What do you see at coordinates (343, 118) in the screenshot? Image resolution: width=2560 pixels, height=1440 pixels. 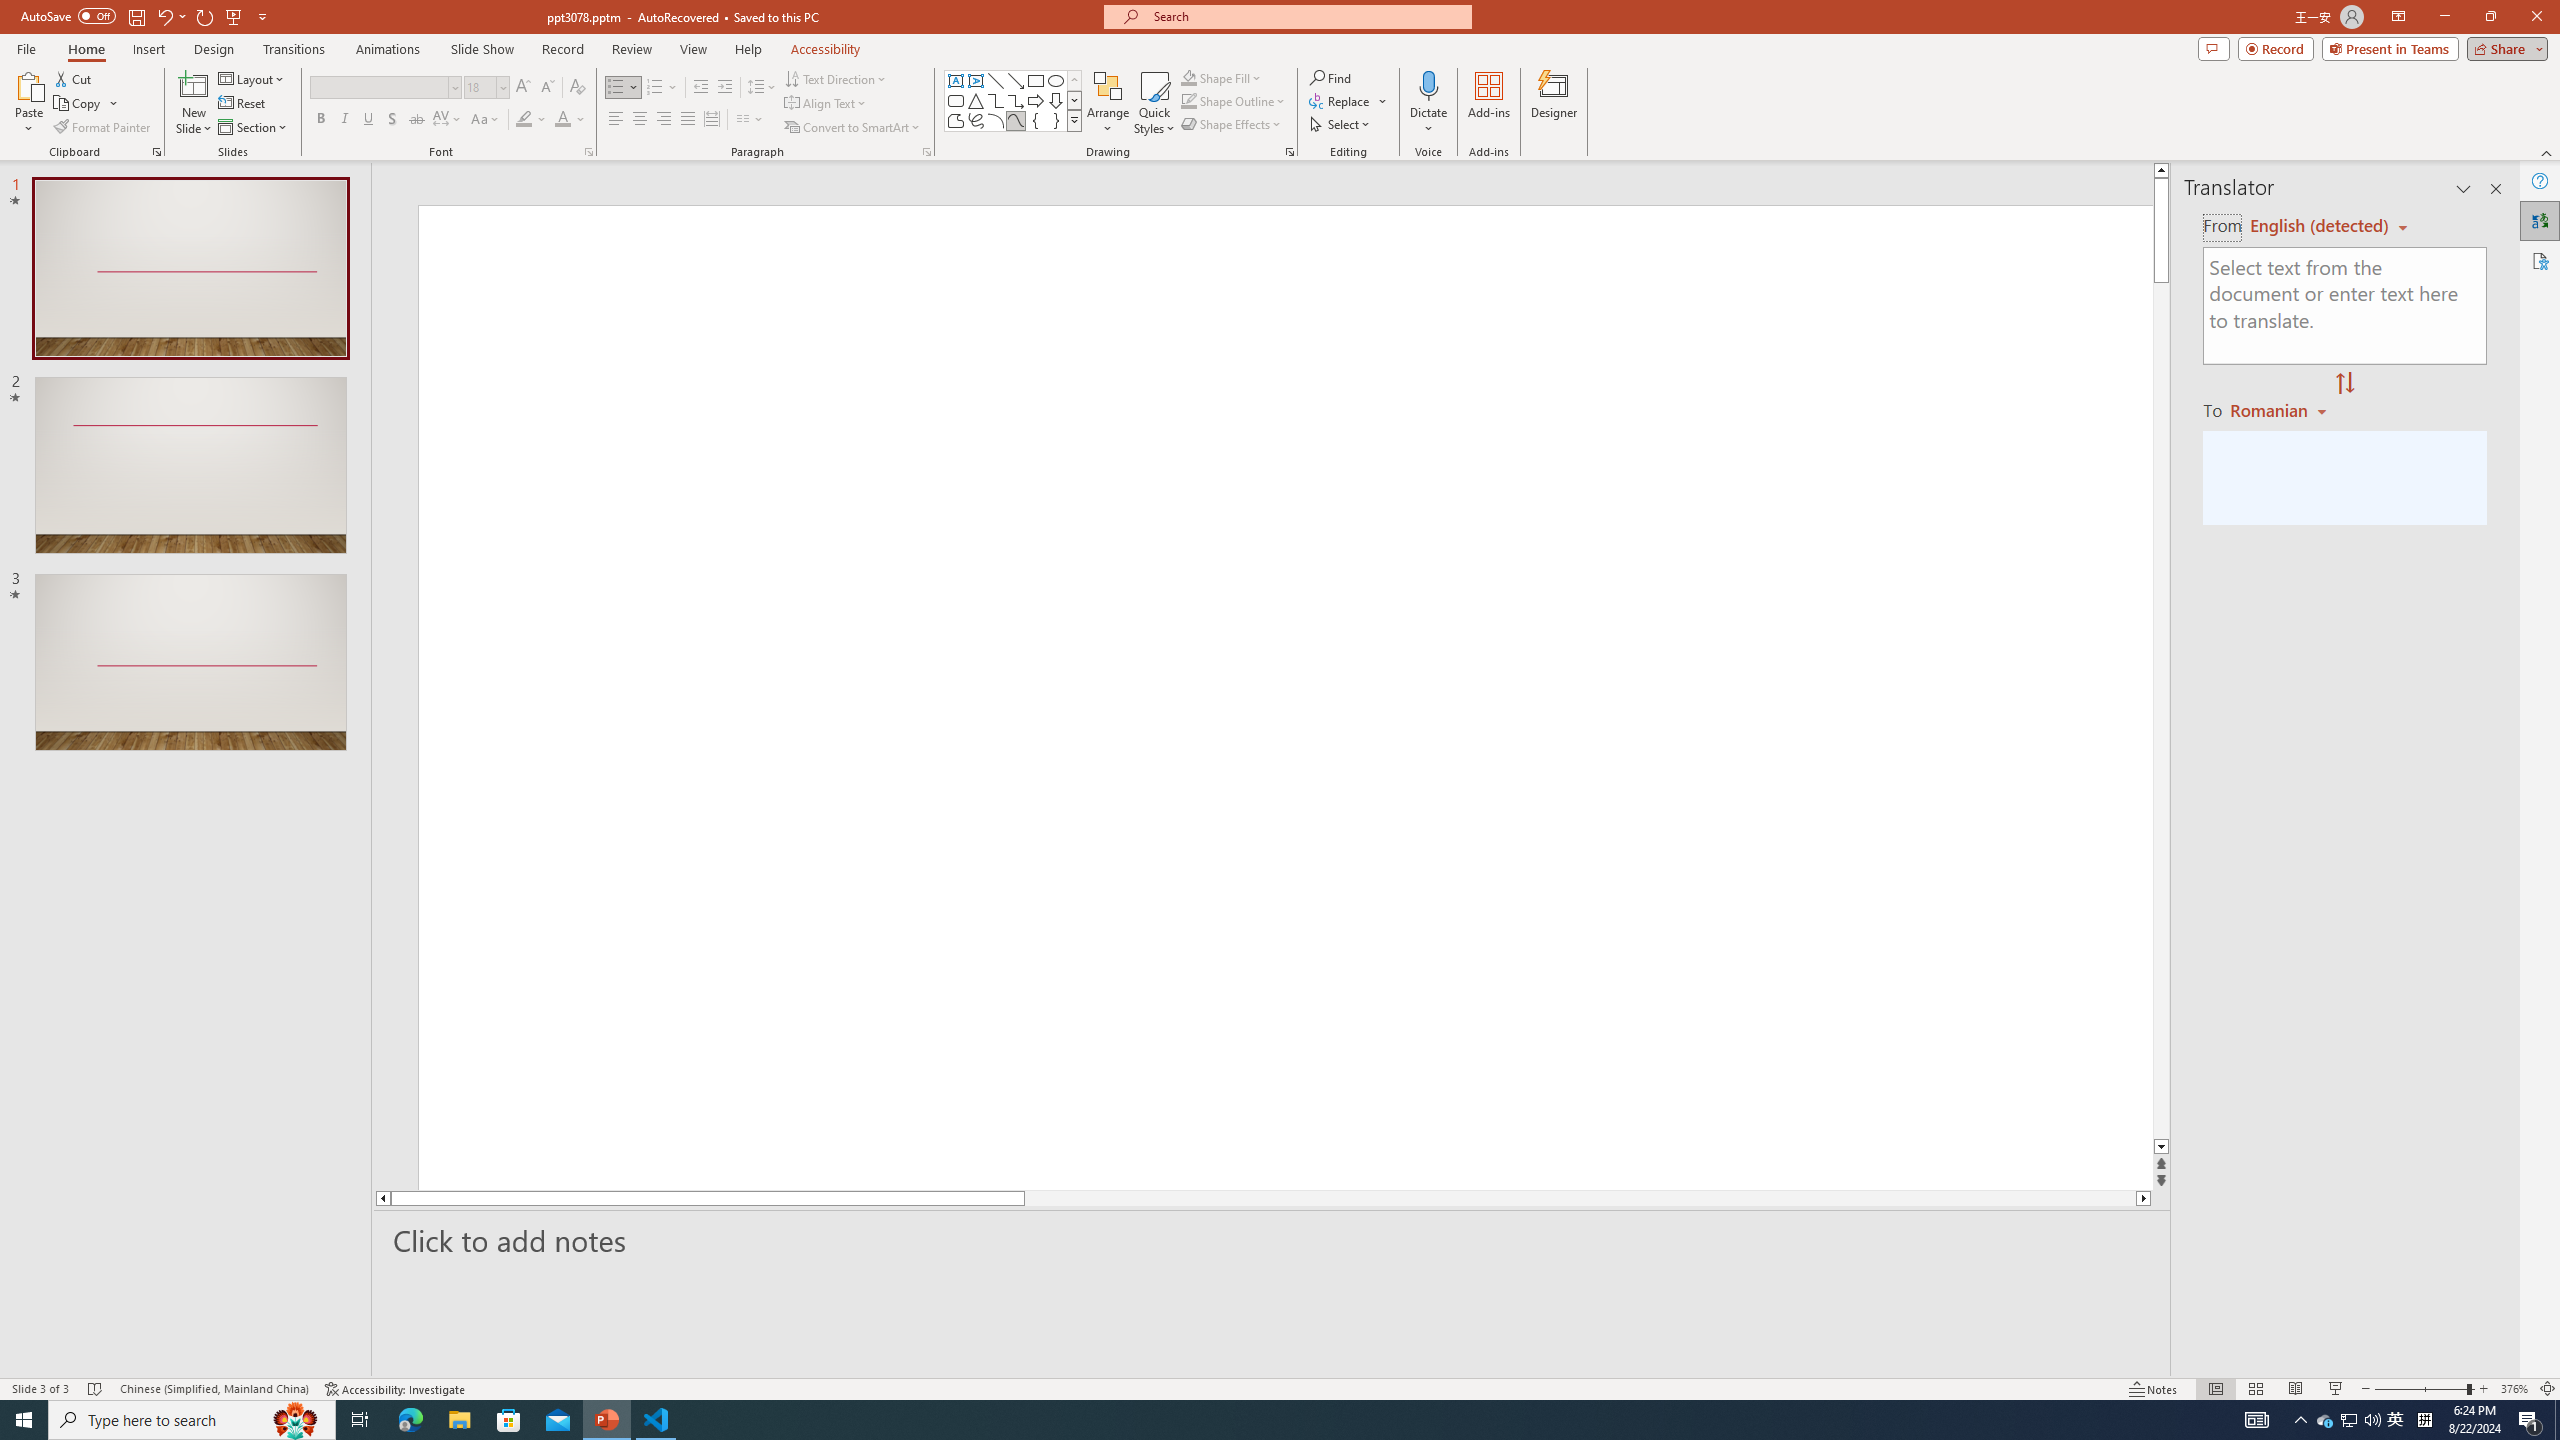 I see `'Italic'` at bounding box center [343, 118].